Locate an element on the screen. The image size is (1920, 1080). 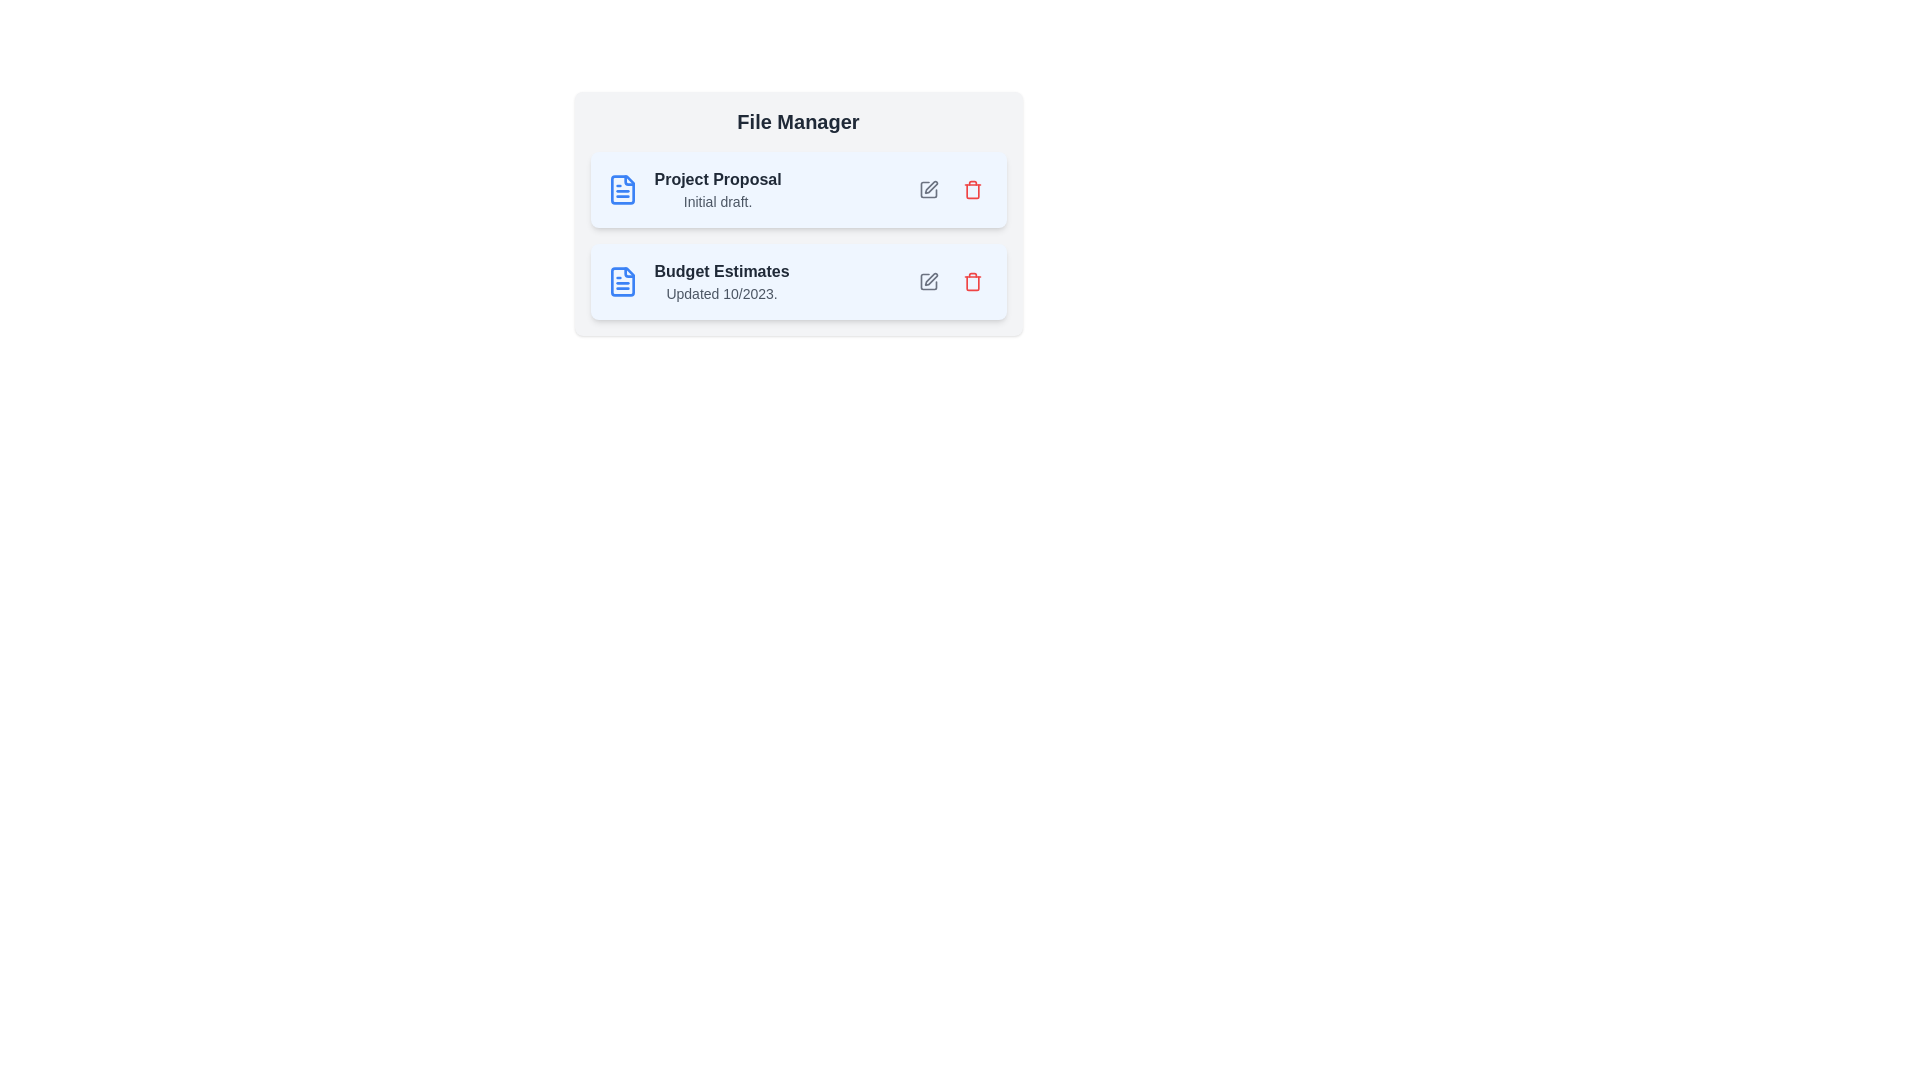
the delete button for the file Project Proposal is located at coordinates (972, 189).